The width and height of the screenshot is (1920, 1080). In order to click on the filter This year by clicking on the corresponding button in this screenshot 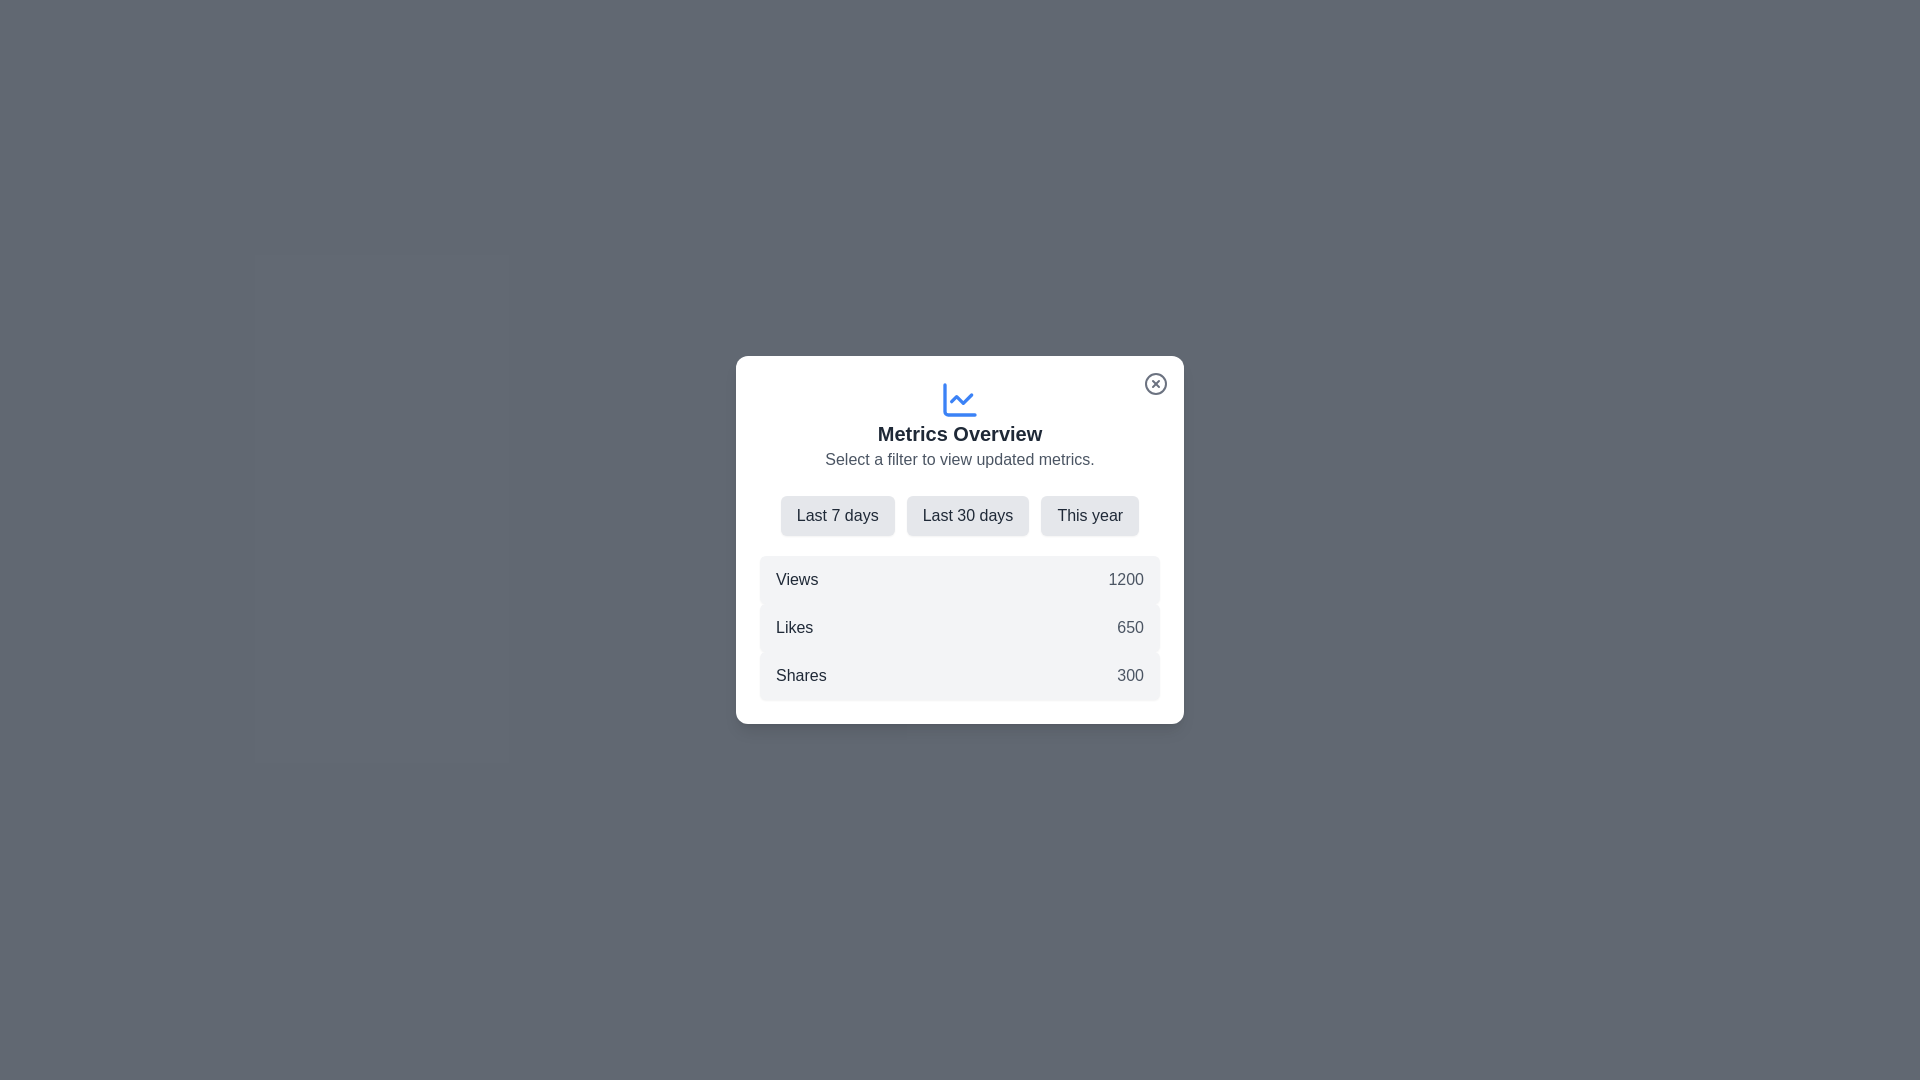, I will do `click(1088, 515)`.